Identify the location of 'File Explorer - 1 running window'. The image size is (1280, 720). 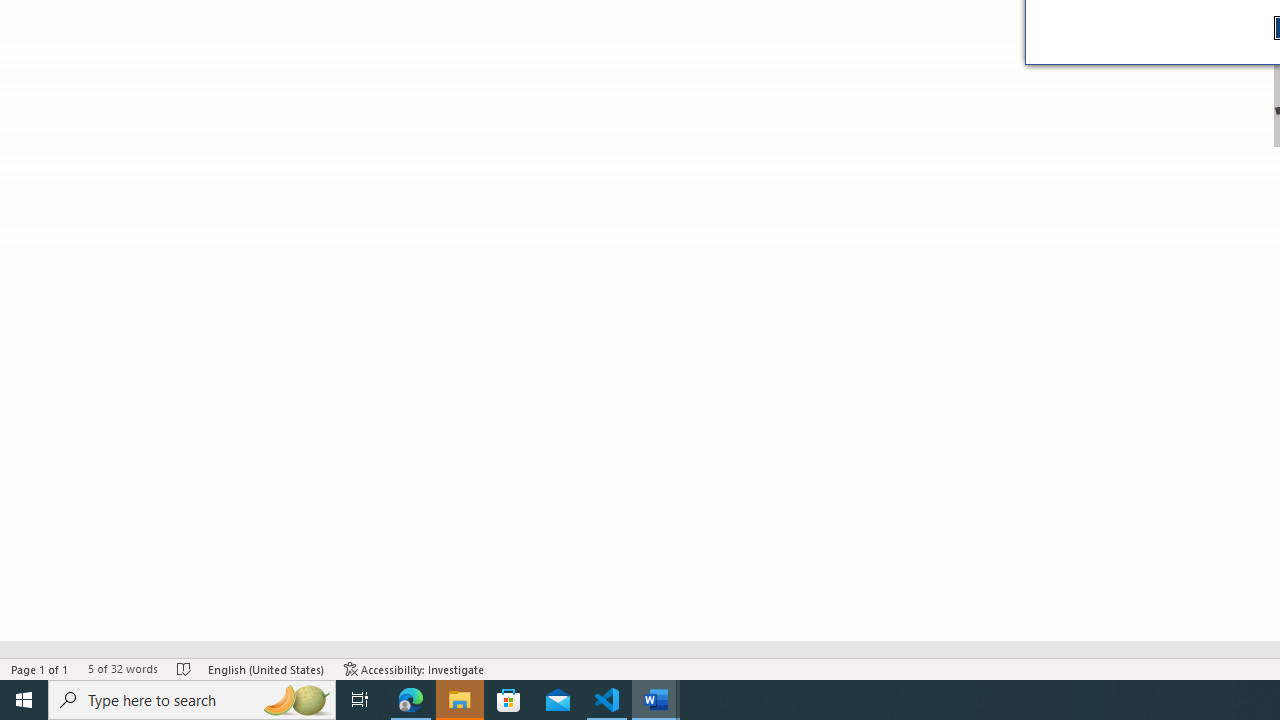
(459, 698).